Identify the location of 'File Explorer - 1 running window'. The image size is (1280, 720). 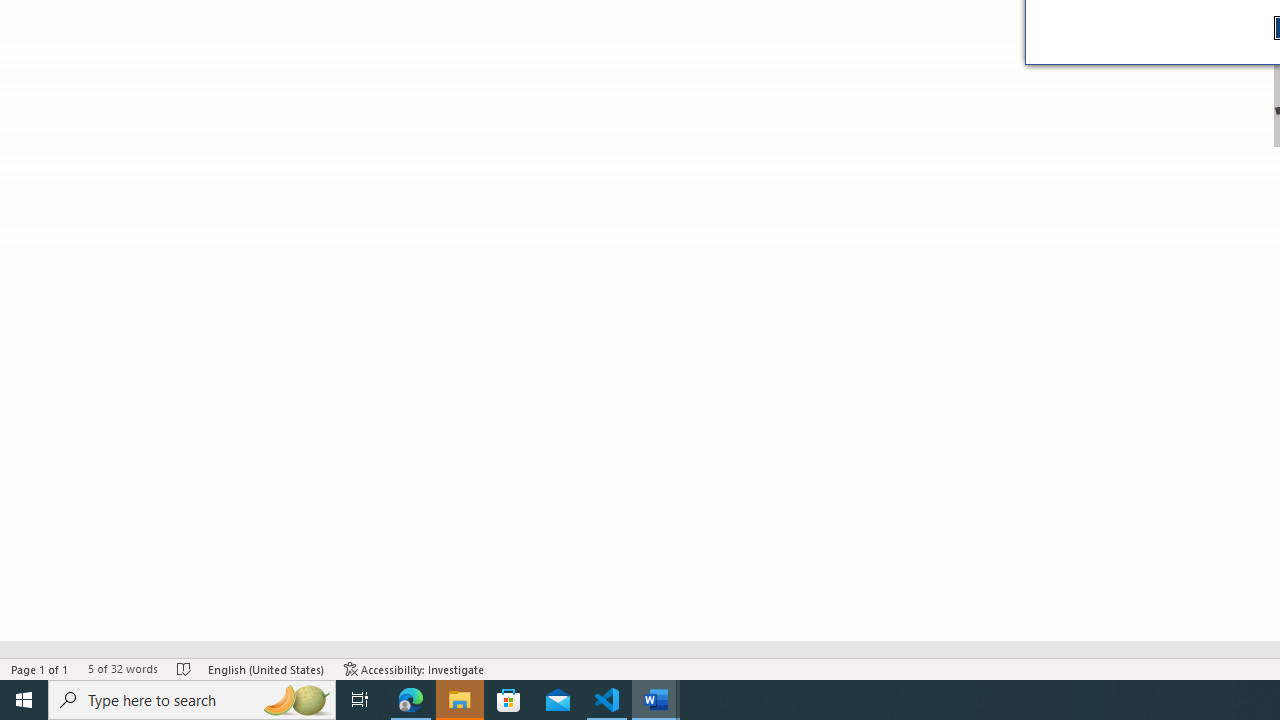
(459, 698).